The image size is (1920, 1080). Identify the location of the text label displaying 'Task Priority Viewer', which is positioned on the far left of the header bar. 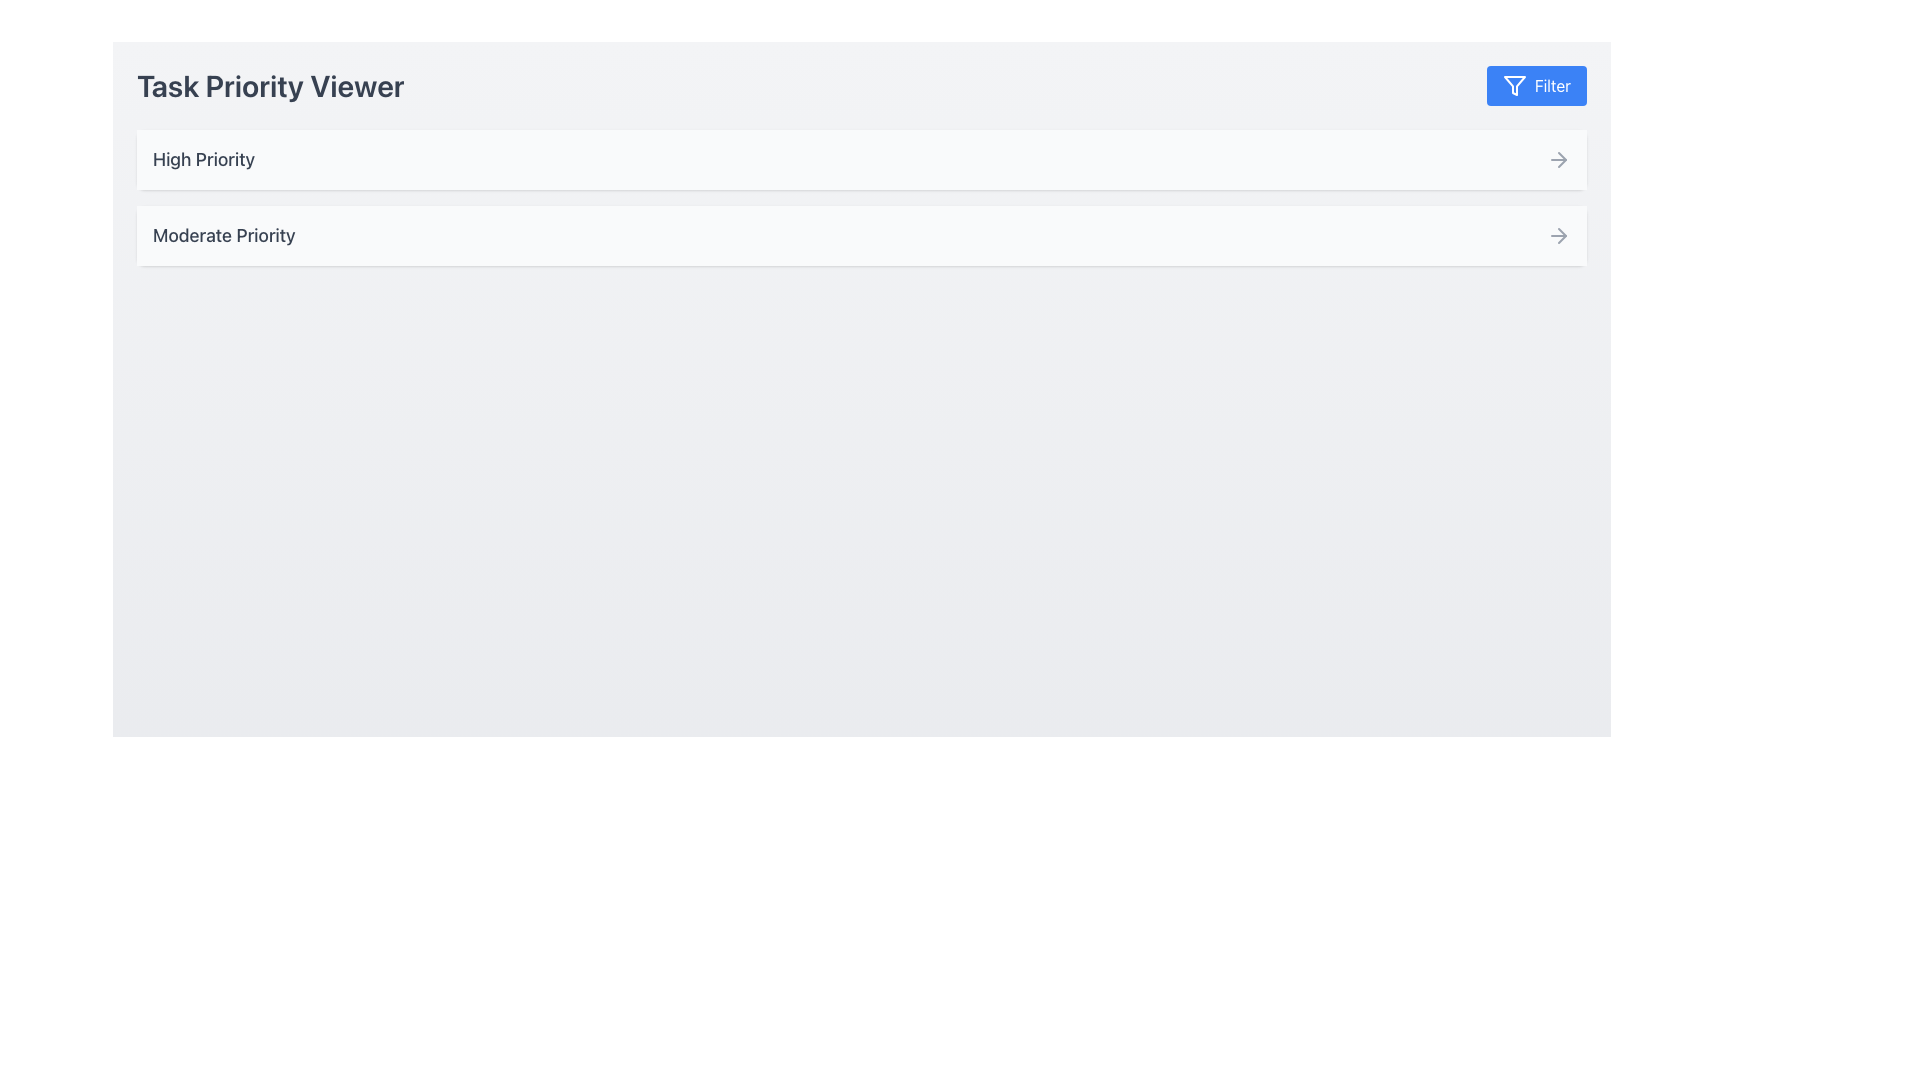
(269, 84).